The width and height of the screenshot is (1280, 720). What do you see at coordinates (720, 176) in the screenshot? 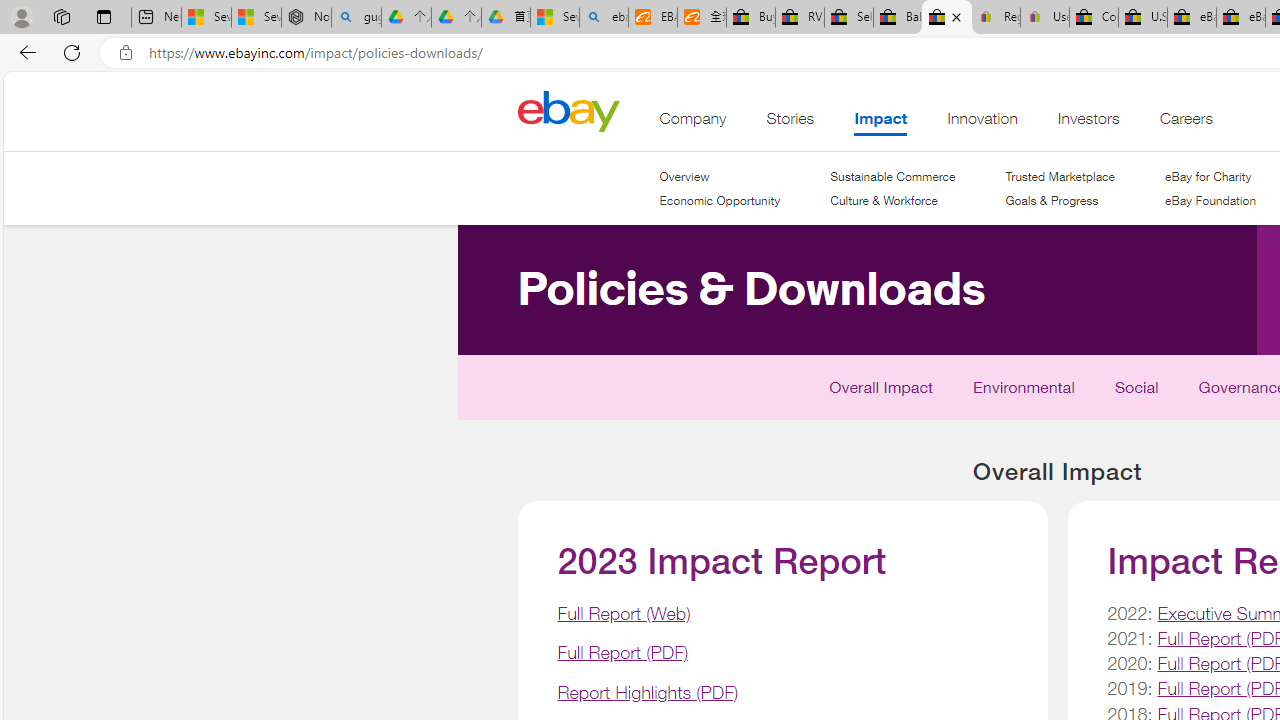
I see `'Overview'` at bounding box center [720, 176].